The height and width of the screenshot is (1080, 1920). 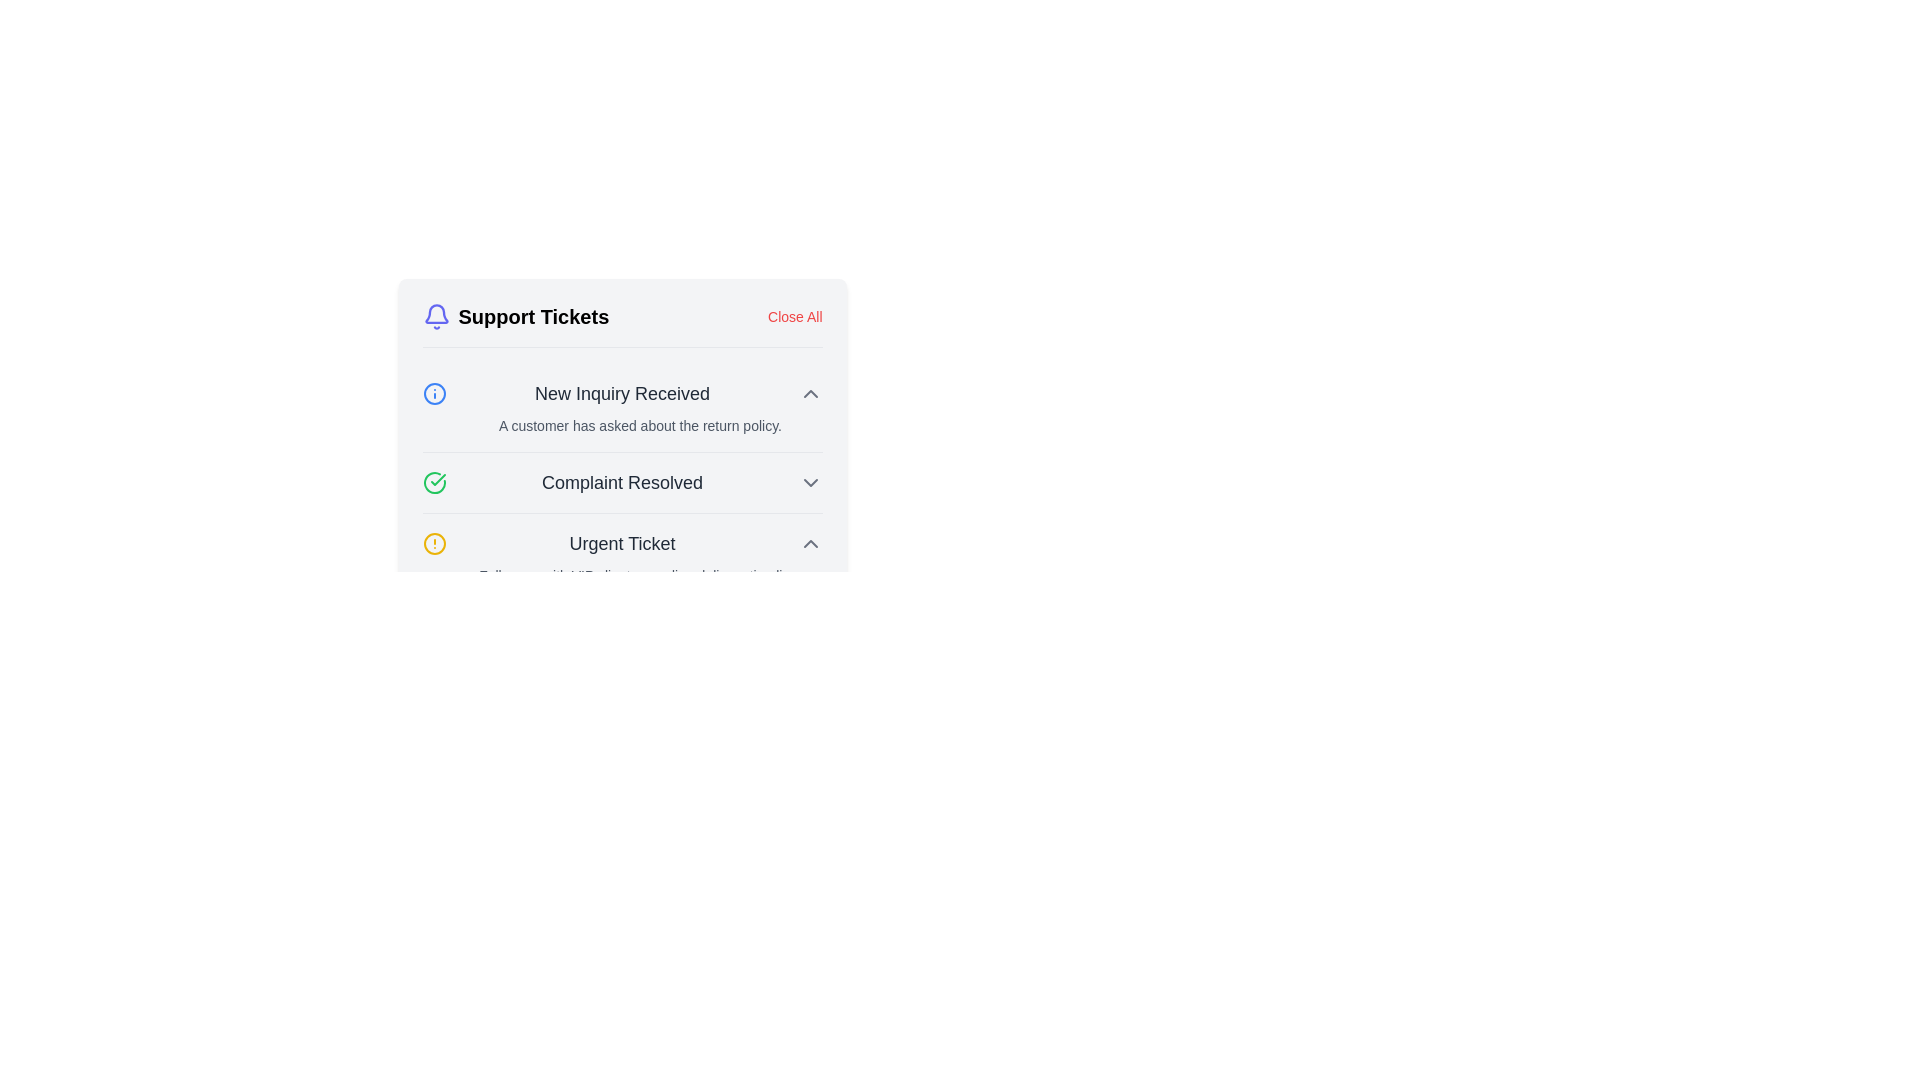 I want to click on the downward-facing chevron icon styled in gray located at the far-right of the 'Complaint Resolved' text, so click(x=810, y=482).